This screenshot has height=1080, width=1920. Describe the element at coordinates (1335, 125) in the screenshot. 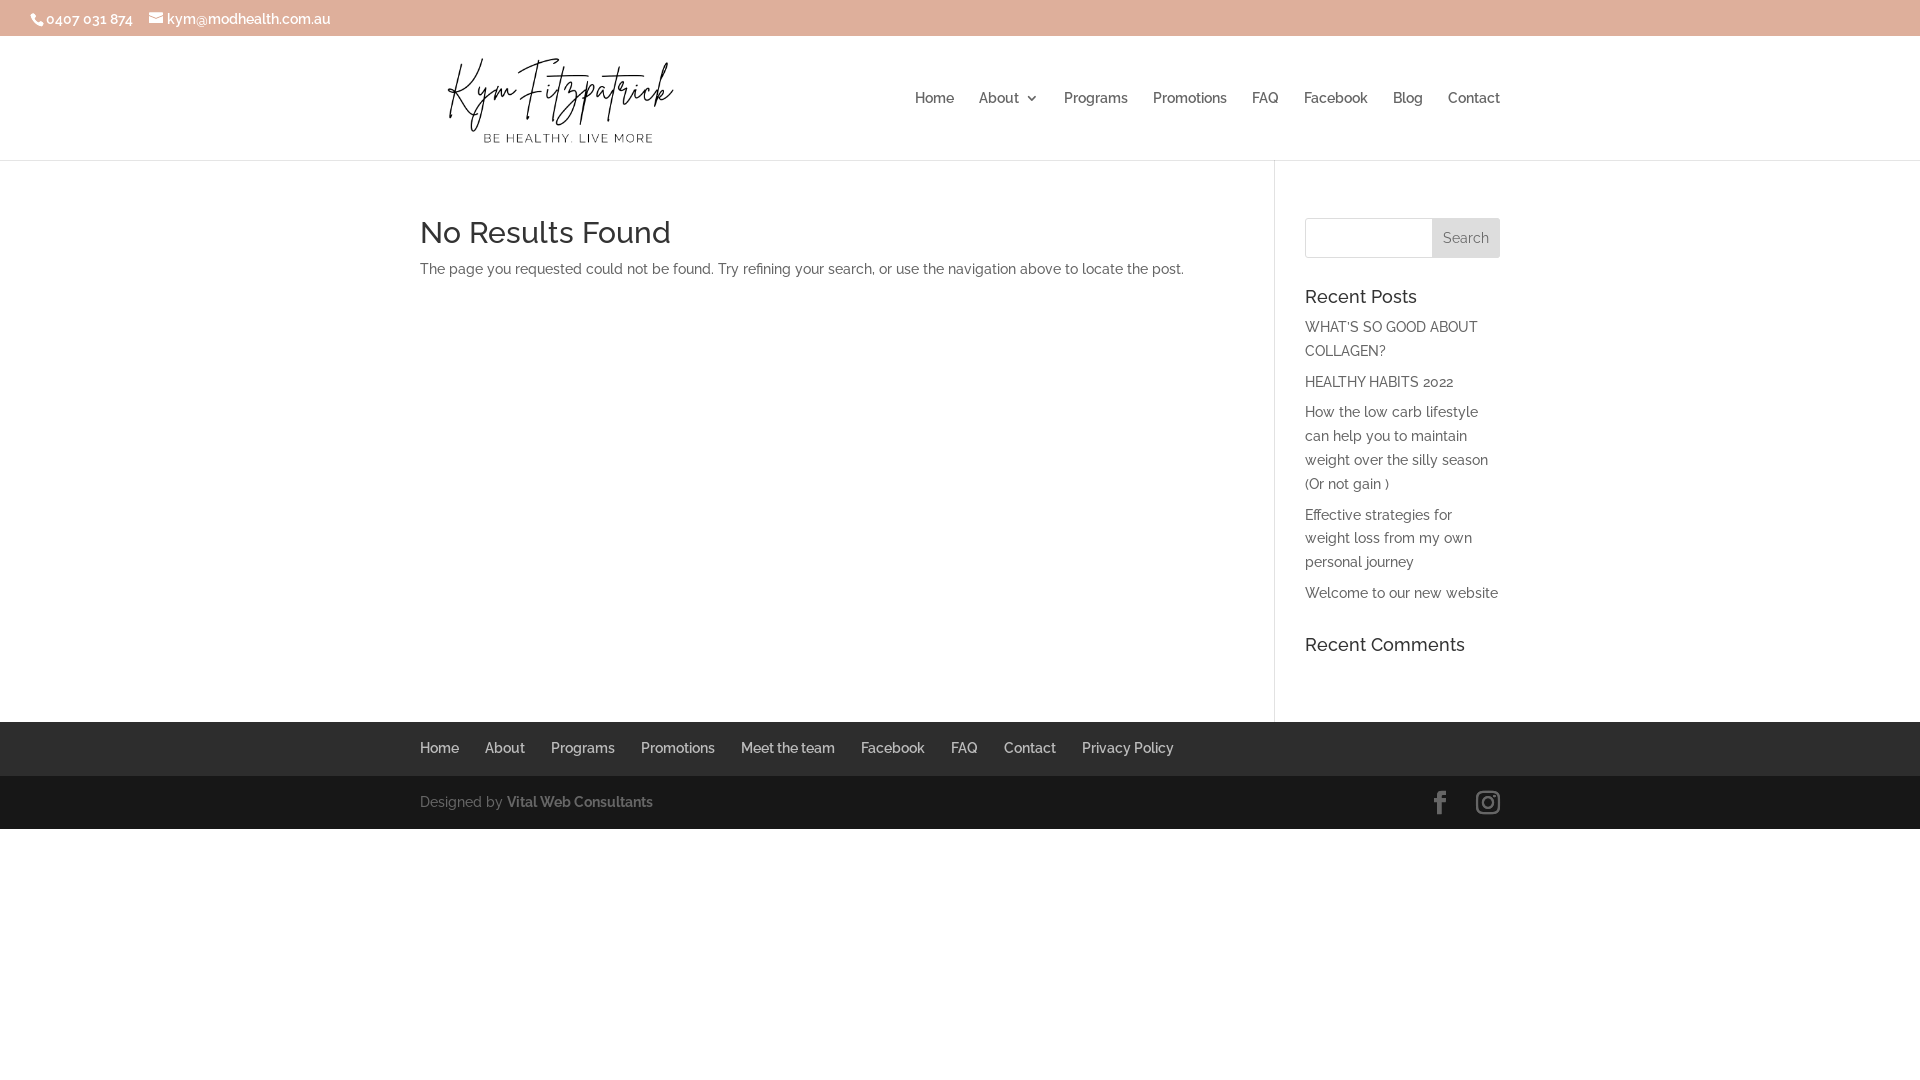

I see `'Facebook'` at that location.